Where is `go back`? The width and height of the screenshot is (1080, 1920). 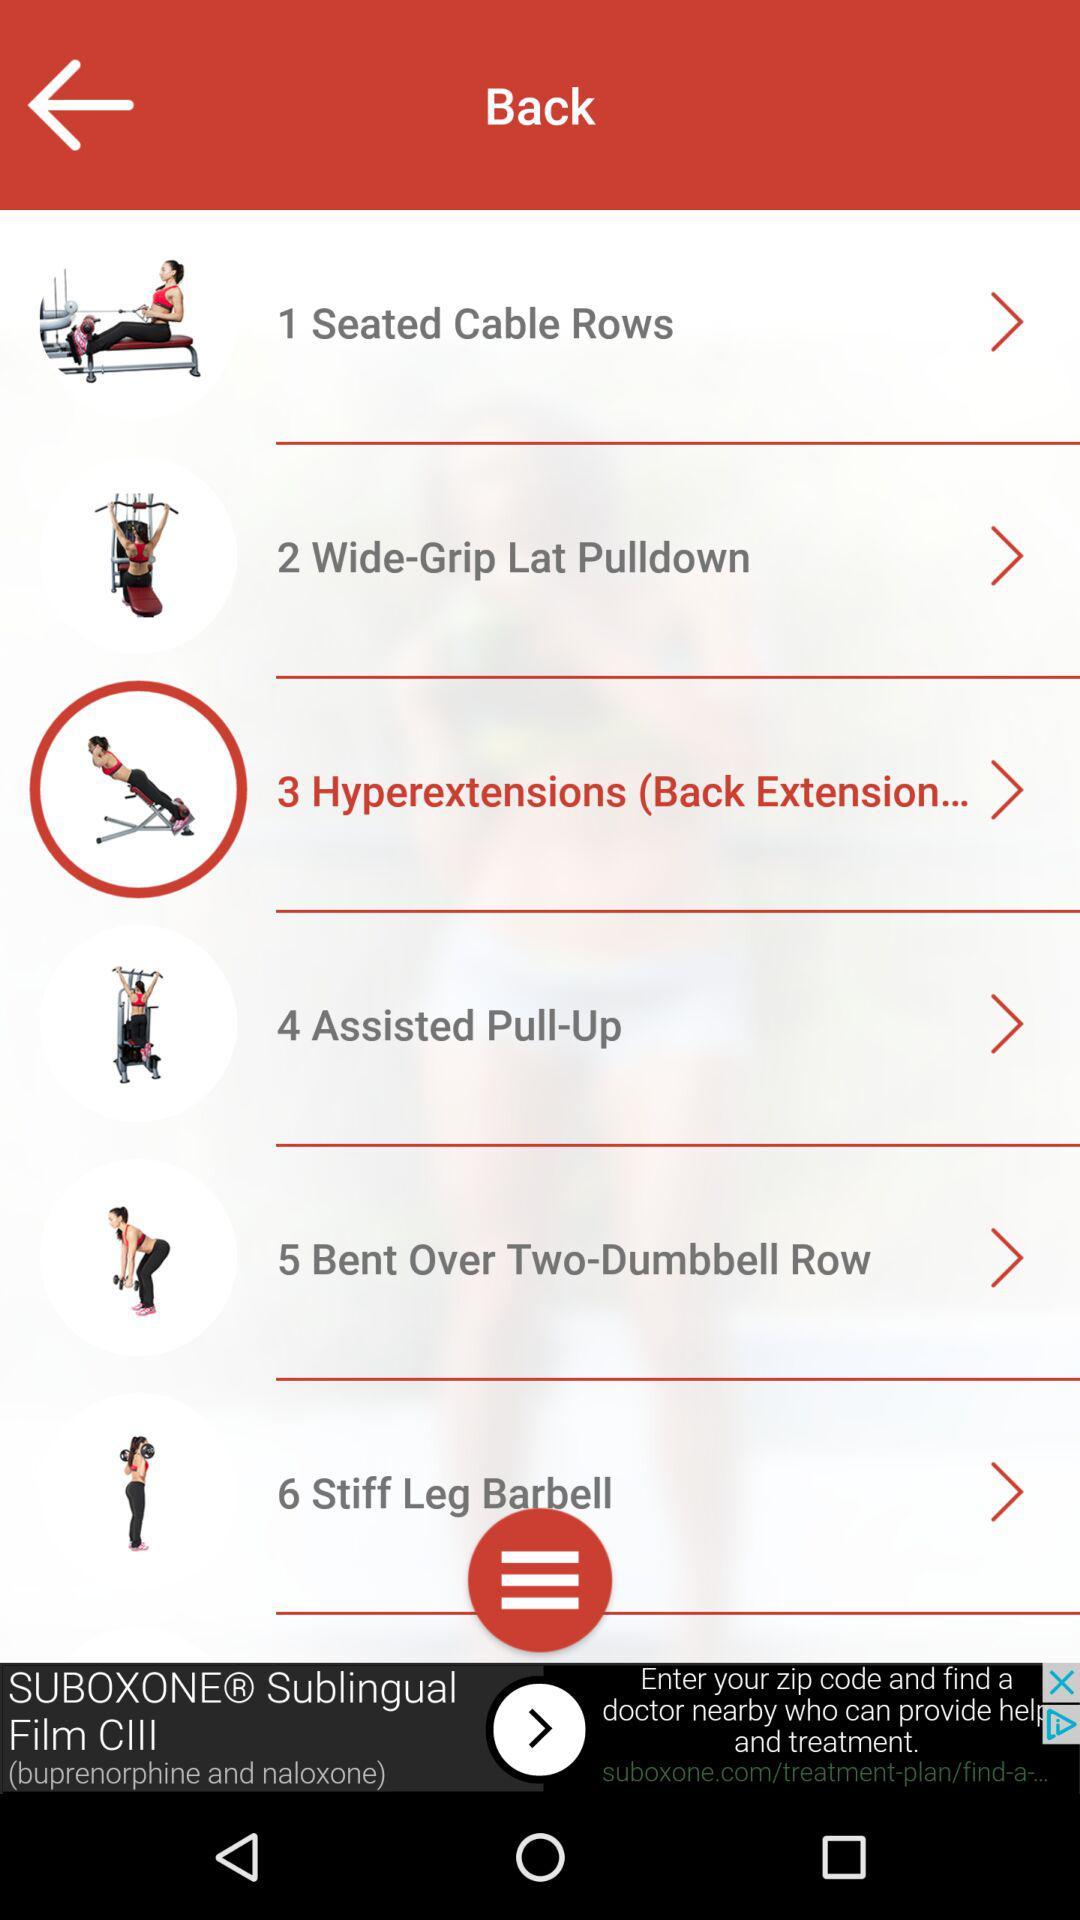 go back is located at coordinates (78, 104).